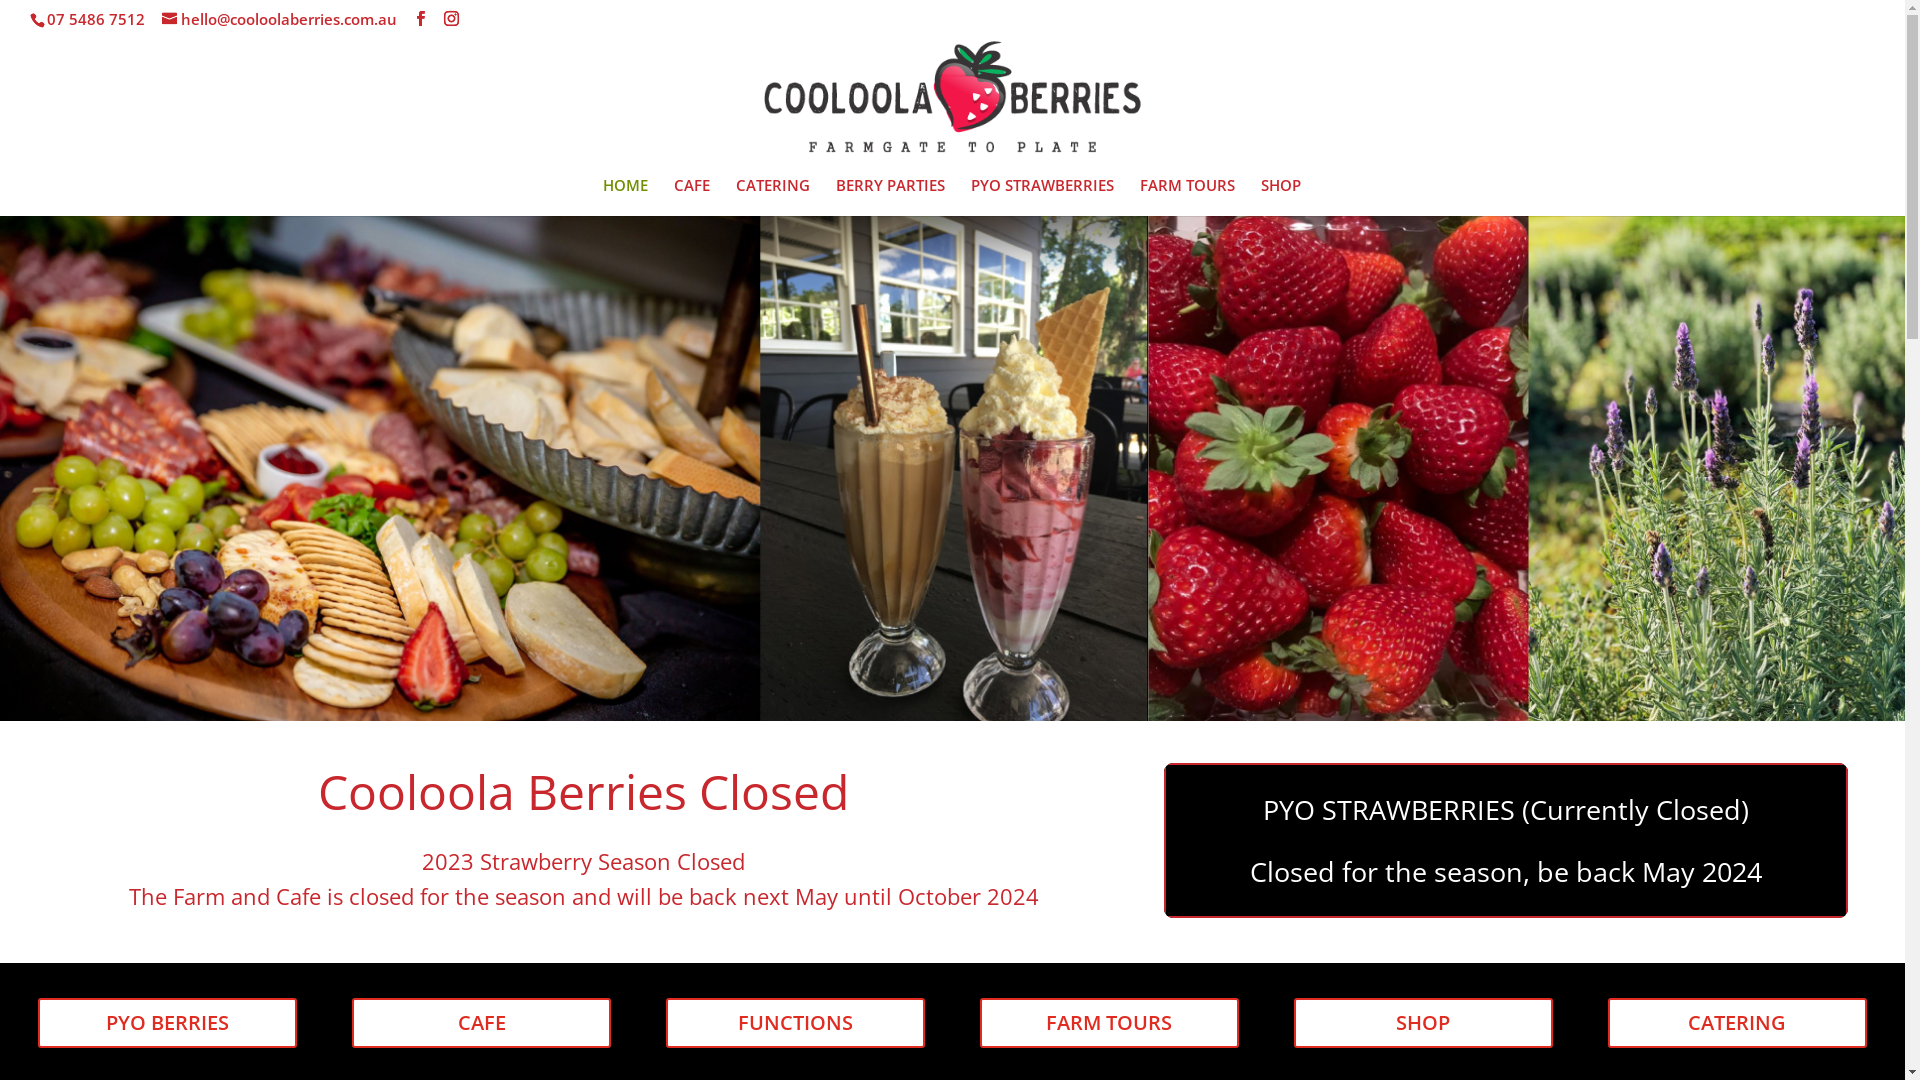 Image resolution: width=1920 pixels, height=1080 pixels. Describe the element at coordinates (1422, 1022) in the screenshot. I see `'SHOP'` at that location.